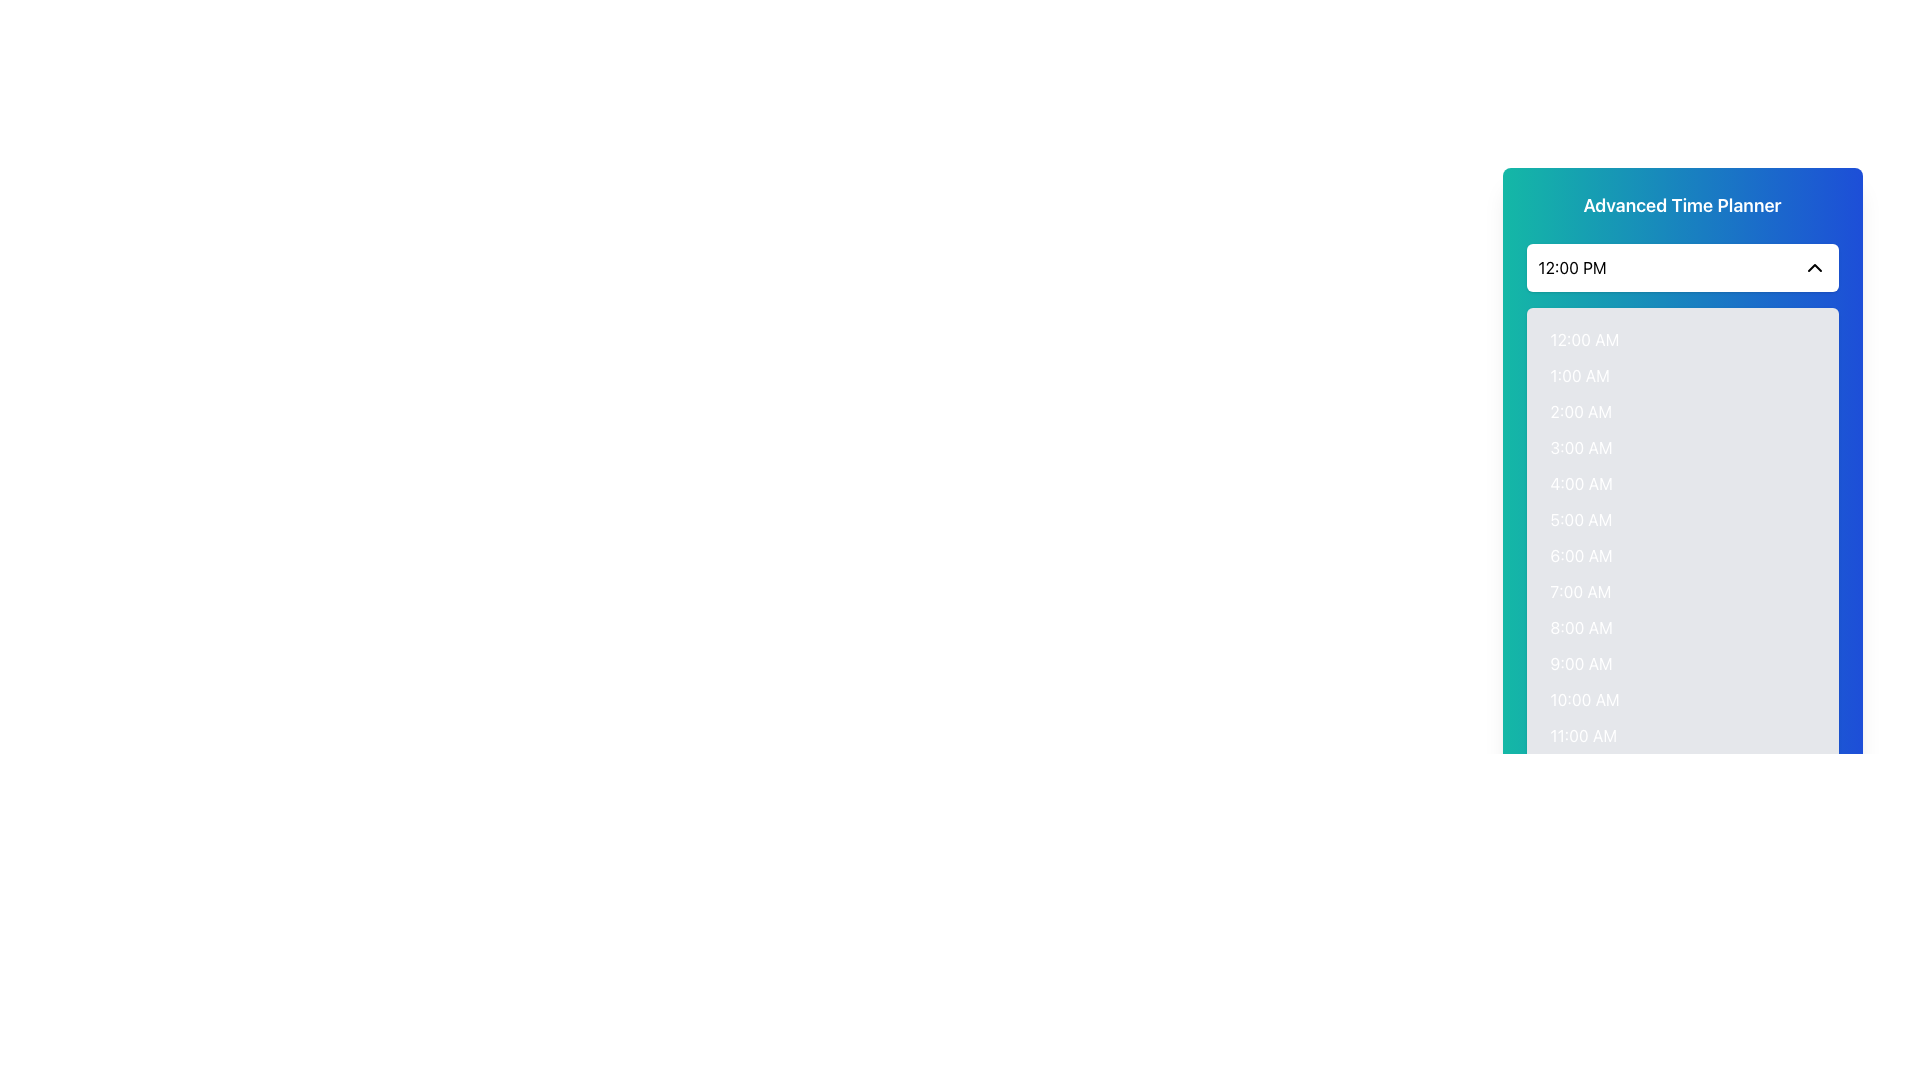  What do you see at coordinates (1681, 698) in the screenshot?
I see `the selectable list item displaying '10:00 AM' in the dropdown menu` at bounding box center [1681, 698].